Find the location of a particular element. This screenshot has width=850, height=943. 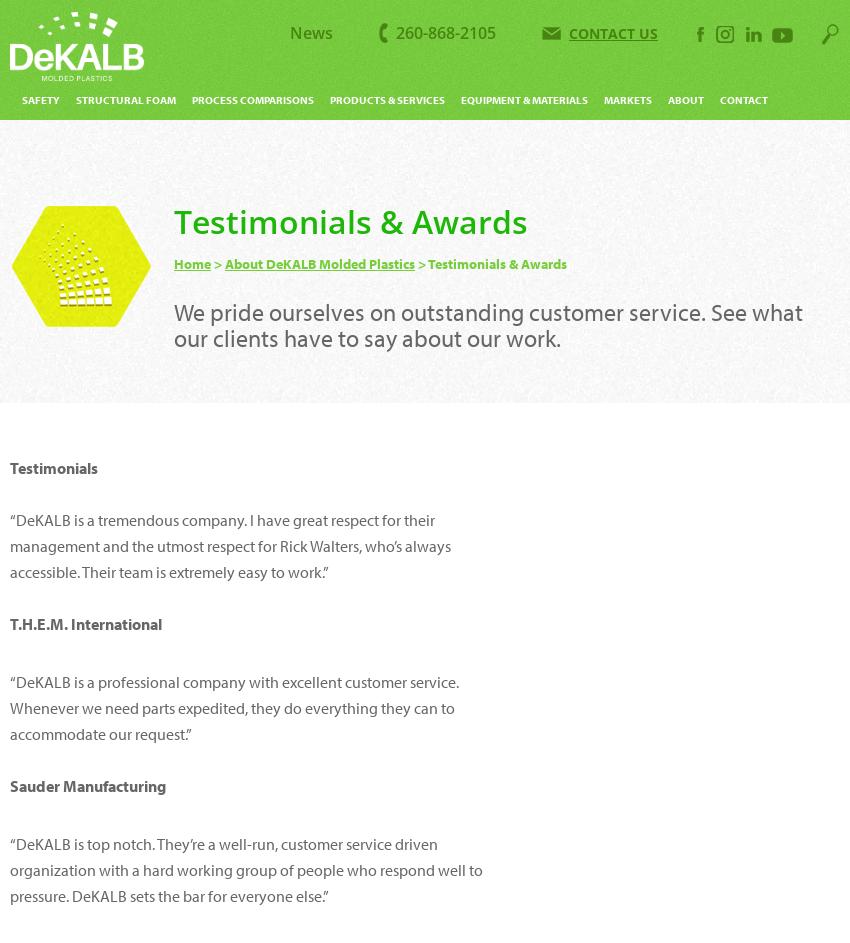

'T.H.E.M. International' is located at coordinates (85, 622).